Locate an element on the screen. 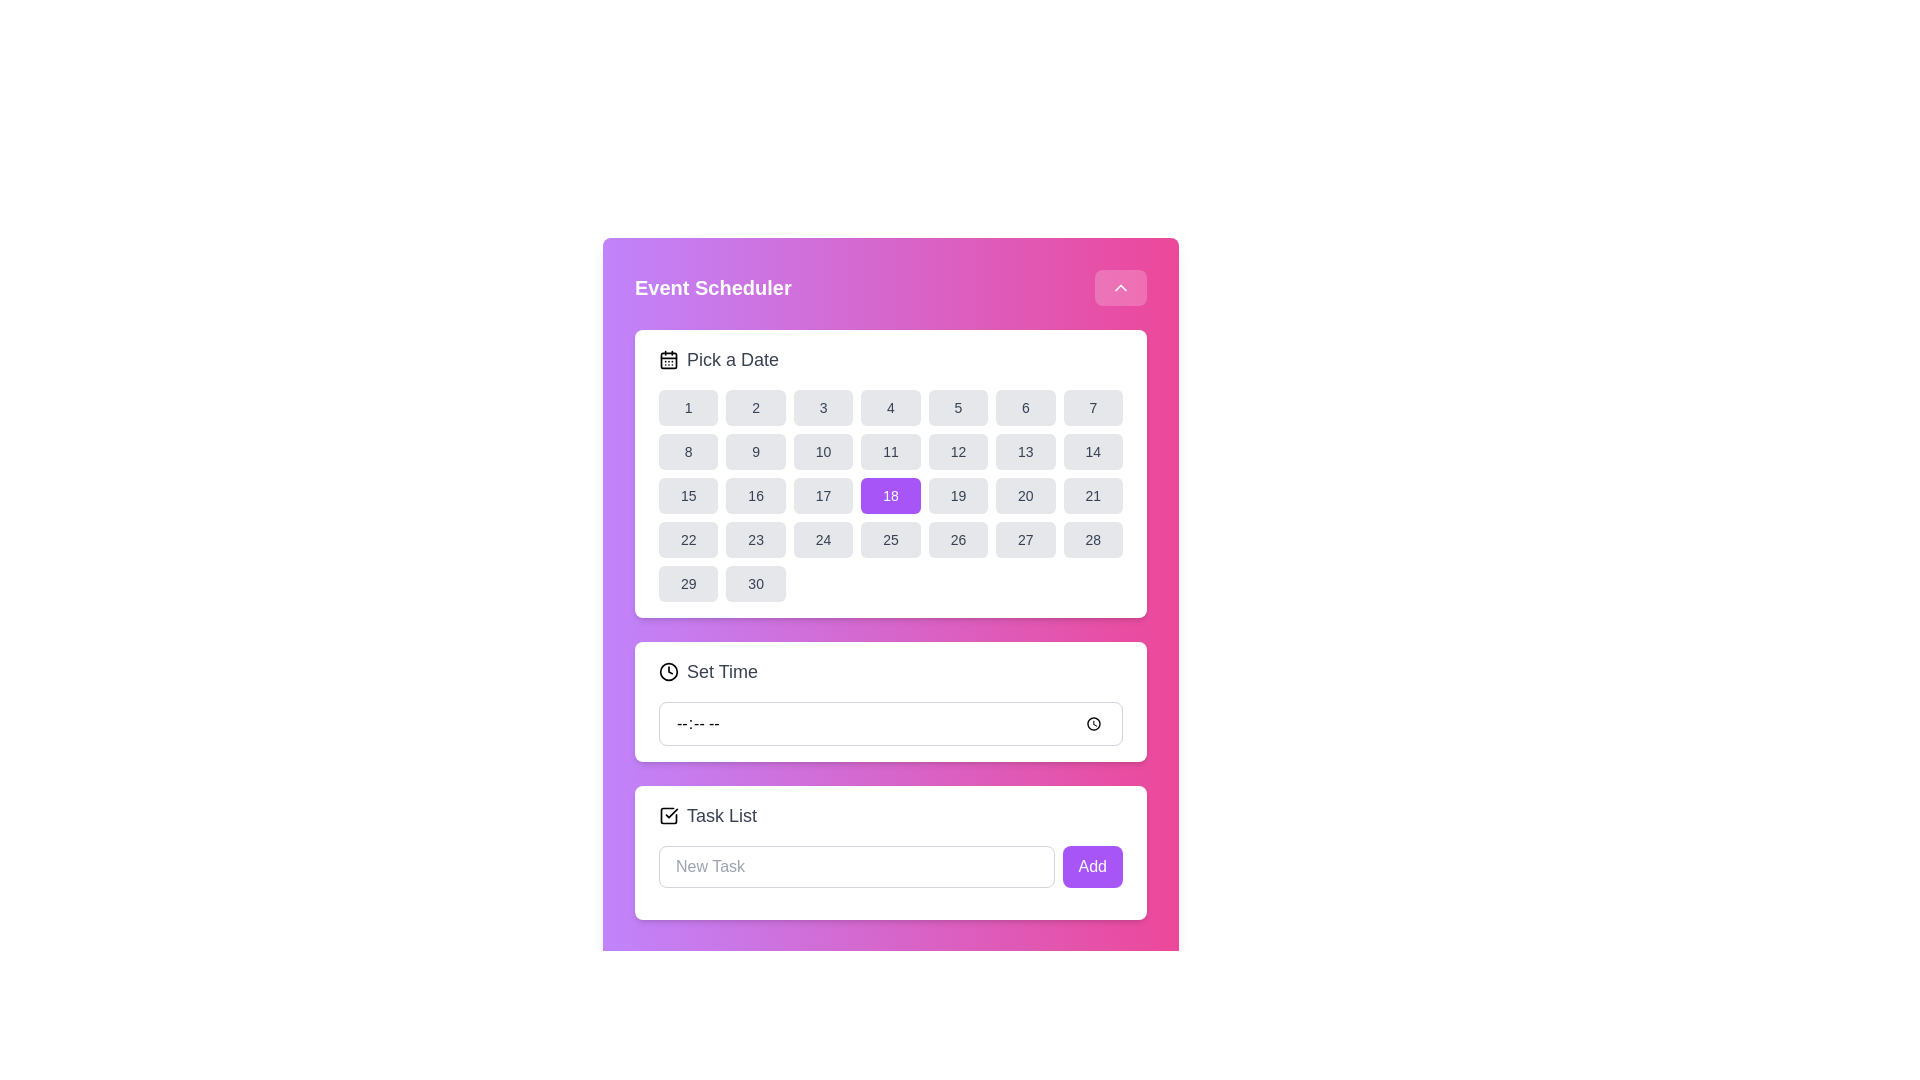 This screenshot has height=1080, width=1920. the rounded rectangular button displaying '29' in dark gray is located at coordinates (688, 583).